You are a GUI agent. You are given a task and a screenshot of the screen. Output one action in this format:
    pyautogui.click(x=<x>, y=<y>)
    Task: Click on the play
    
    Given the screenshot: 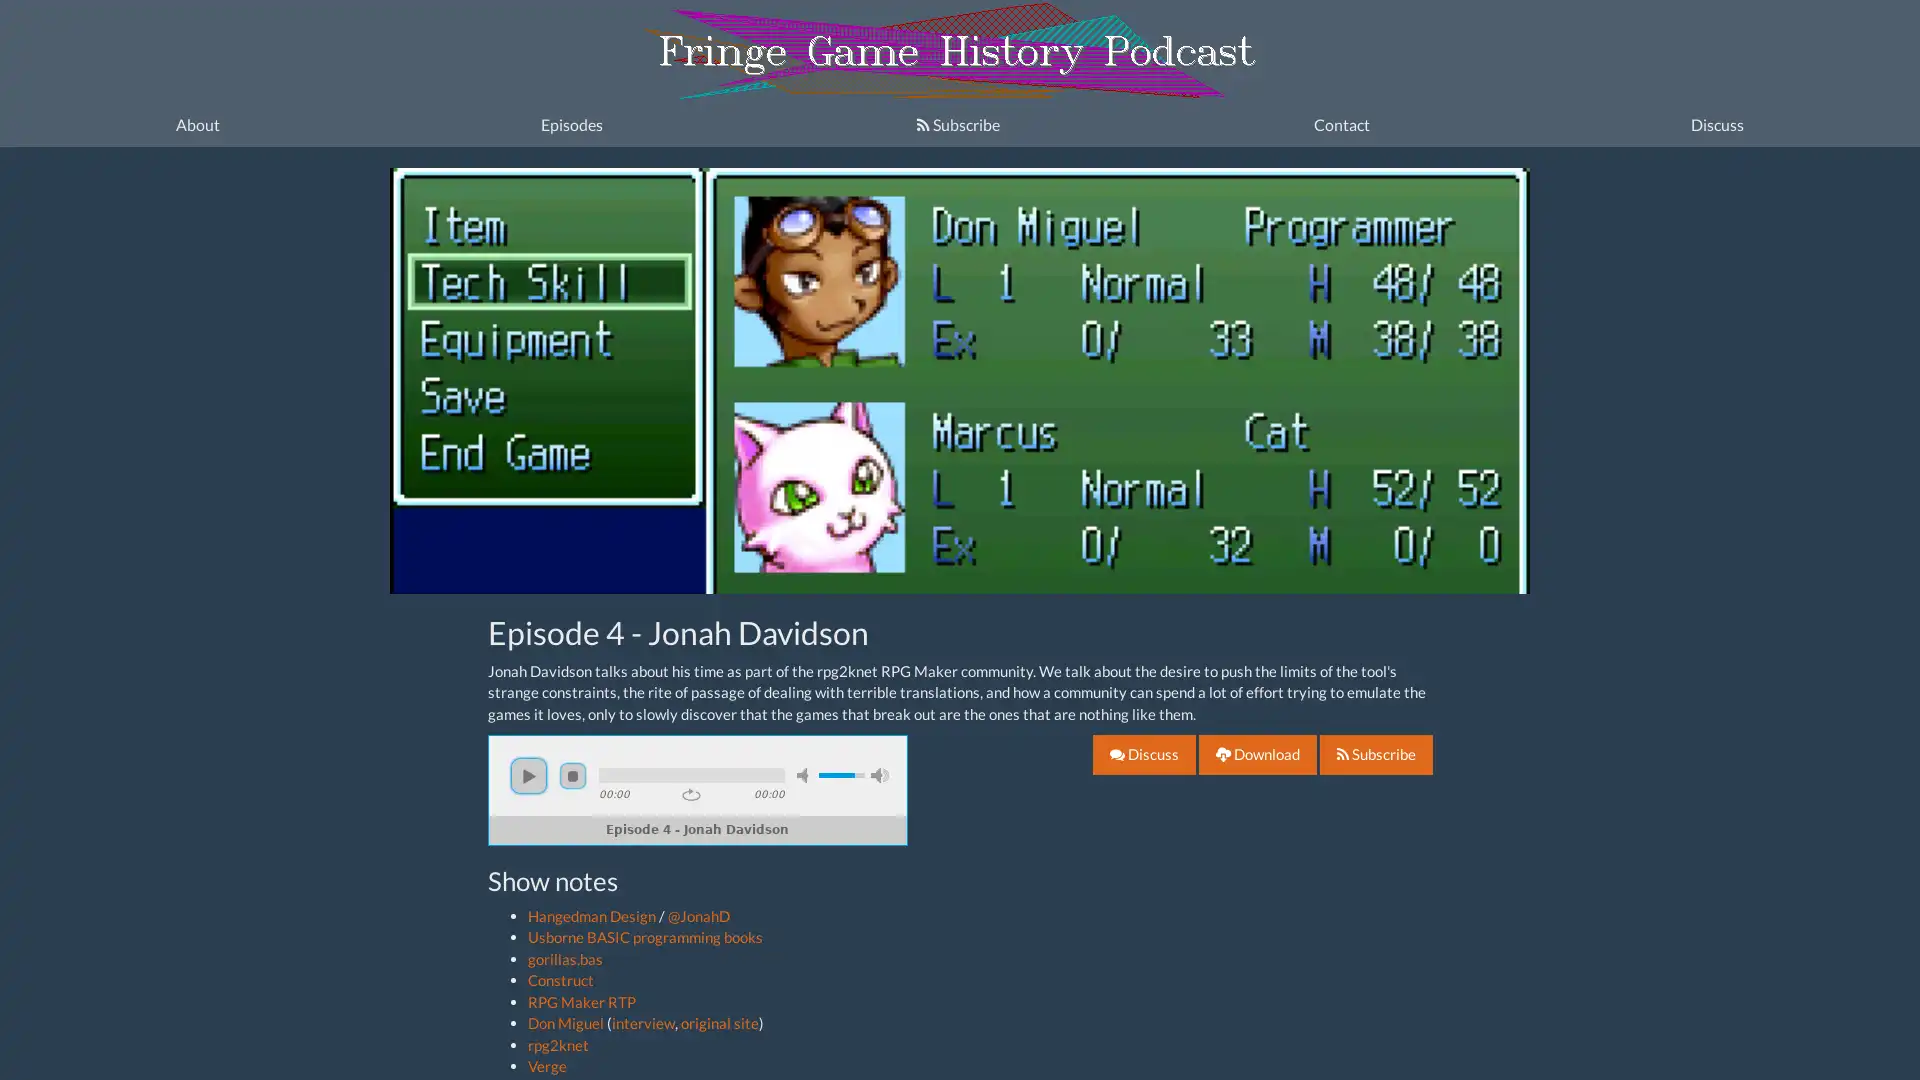 What is the action you would take?
    pyautogui.click(x=528, y=774)
    